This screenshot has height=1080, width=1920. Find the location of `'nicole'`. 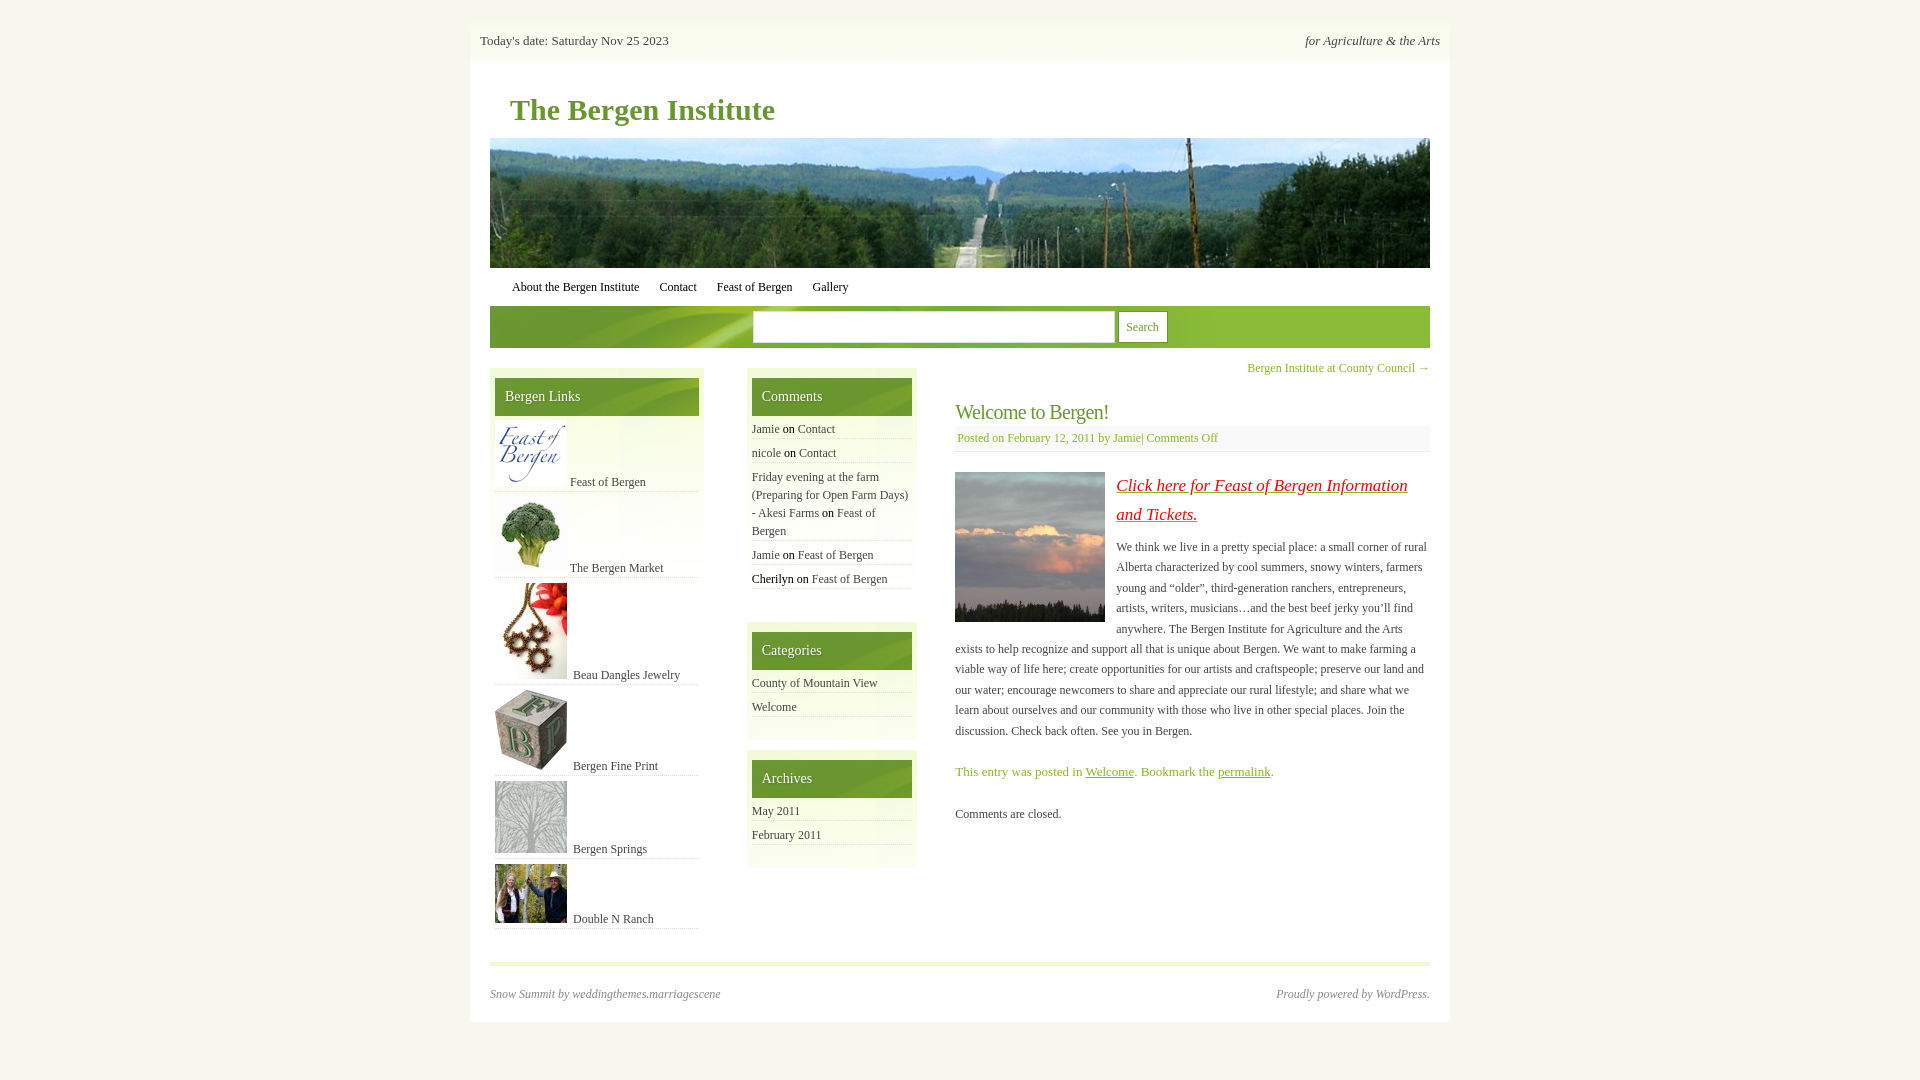

'nicole' is located at coordinates (765, 452).